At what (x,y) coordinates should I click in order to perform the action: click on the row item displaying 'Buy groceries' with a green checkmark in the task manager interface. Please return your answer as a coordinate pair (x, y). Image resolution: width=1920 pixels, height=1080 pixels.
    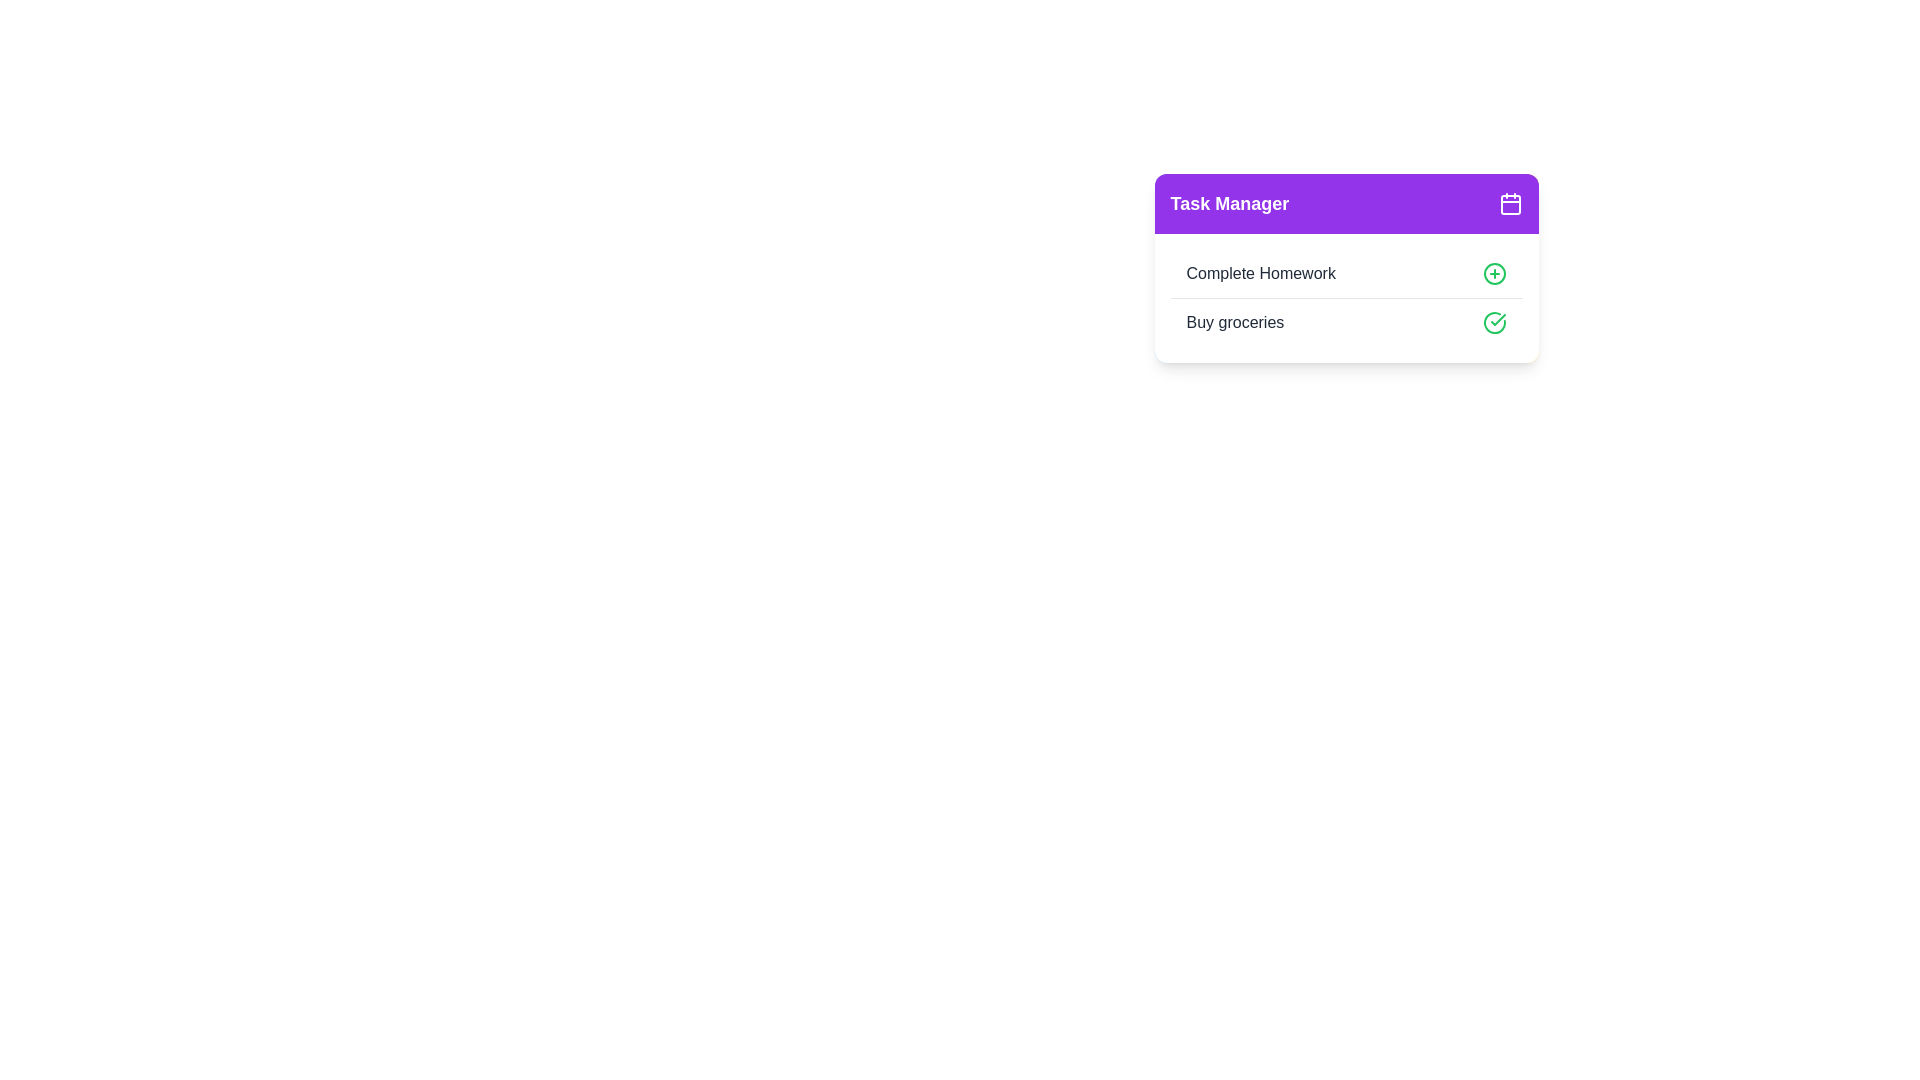
    Looking at the image, I should click on (1346, 321).